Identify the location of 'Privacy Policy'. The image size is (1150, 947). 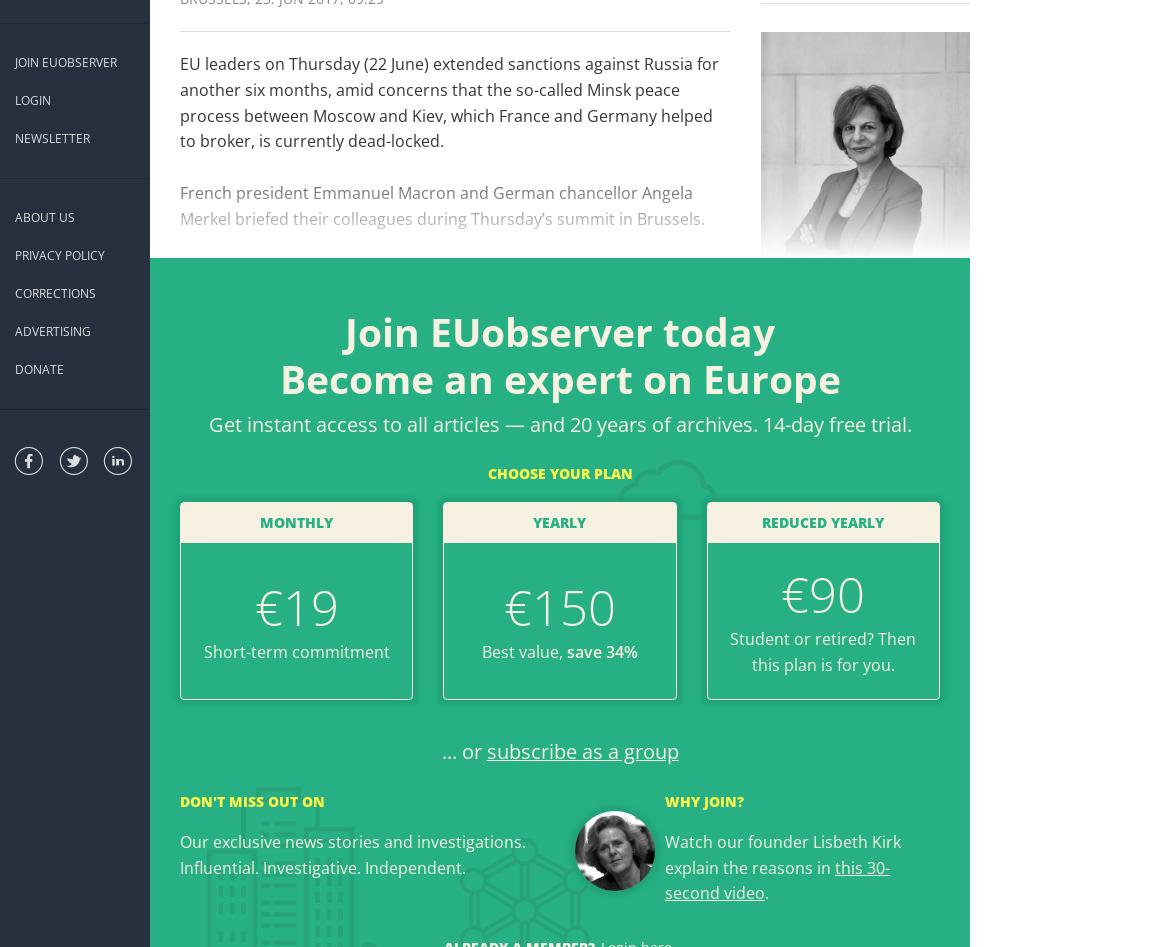
(59, 255).